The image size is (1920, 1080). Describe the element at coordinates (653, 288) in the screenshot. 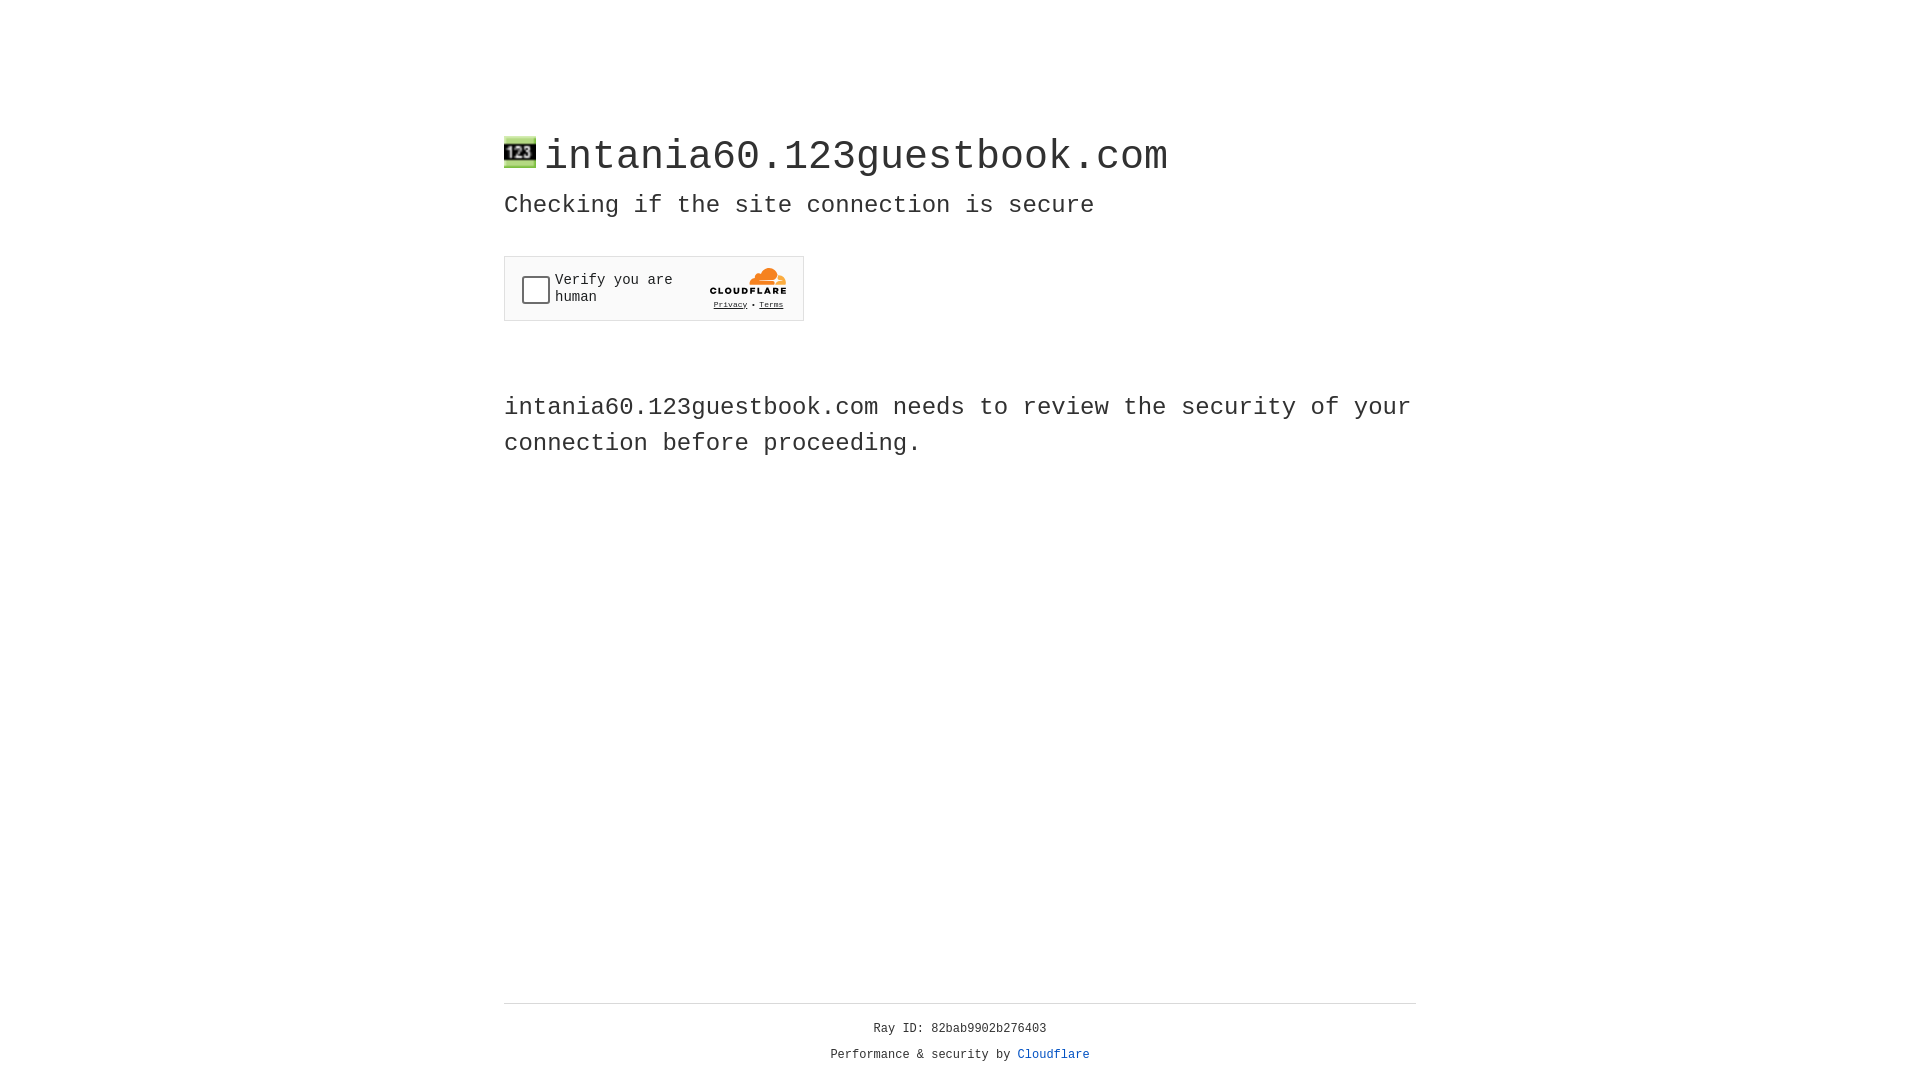

I see `'Widget containing a Cloudflare security challenge'` at that location.